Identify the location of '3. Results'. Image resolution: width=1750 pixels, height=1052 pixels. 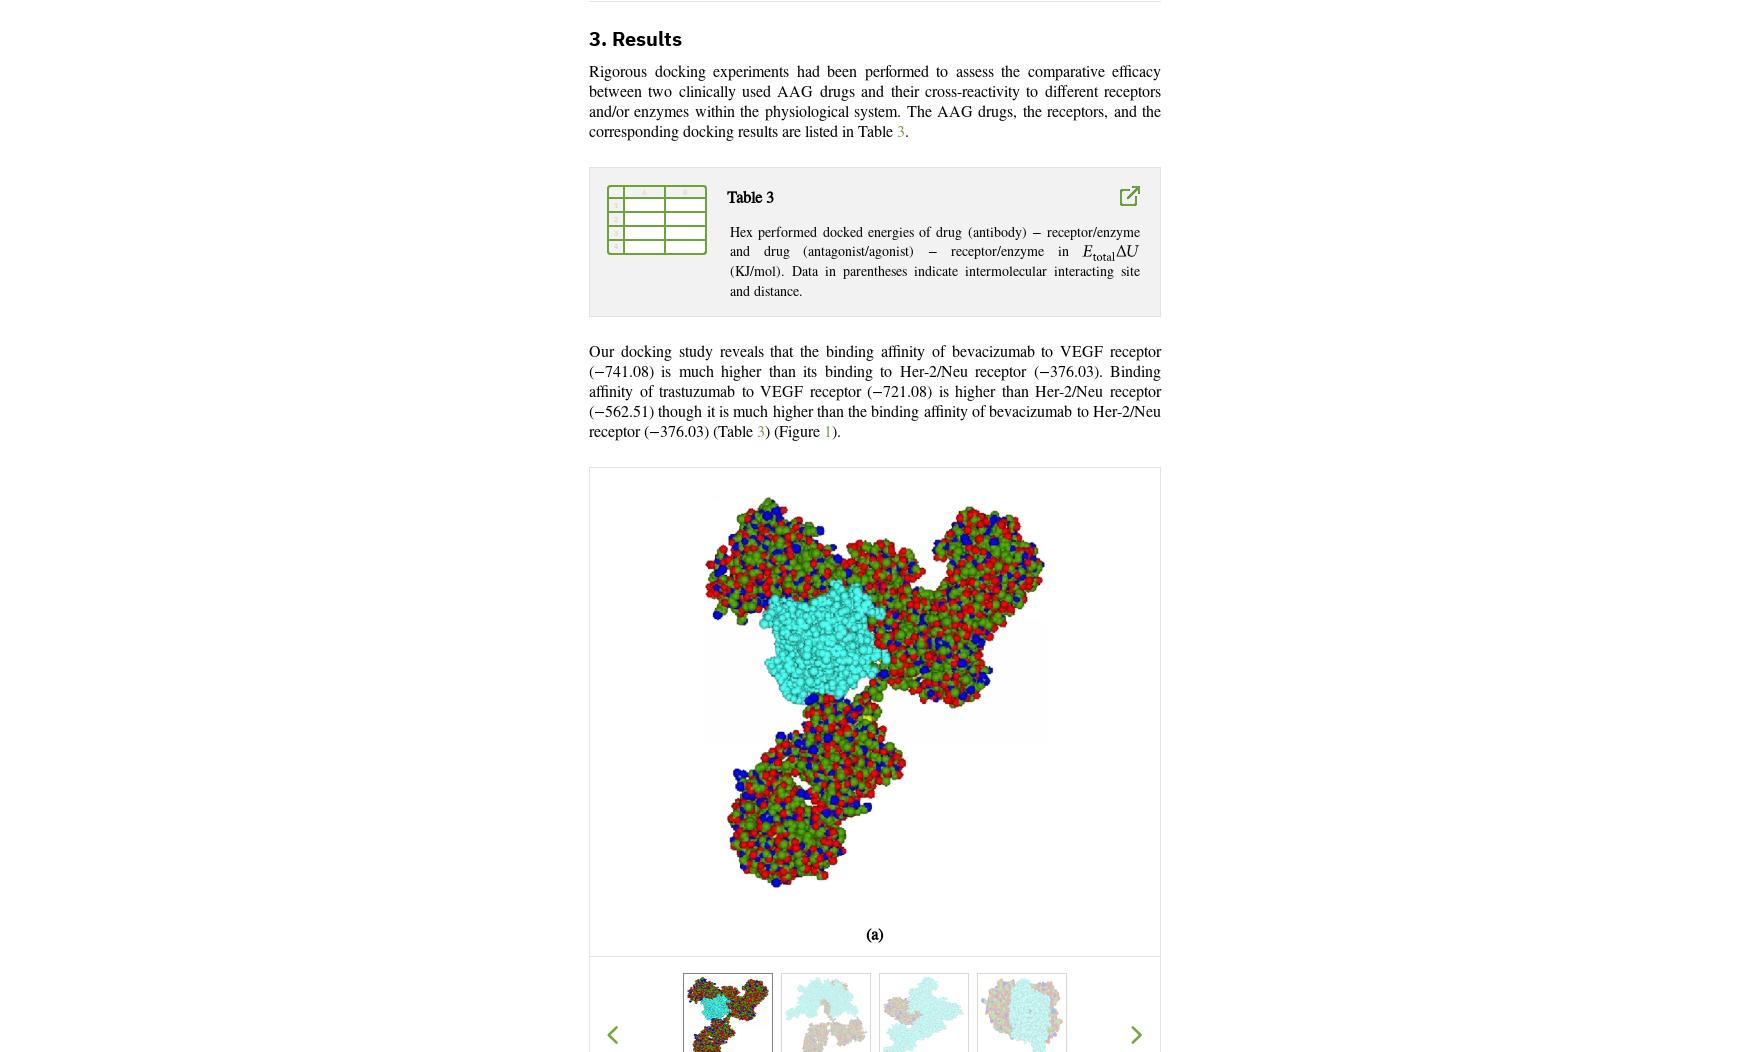
(634, 38).